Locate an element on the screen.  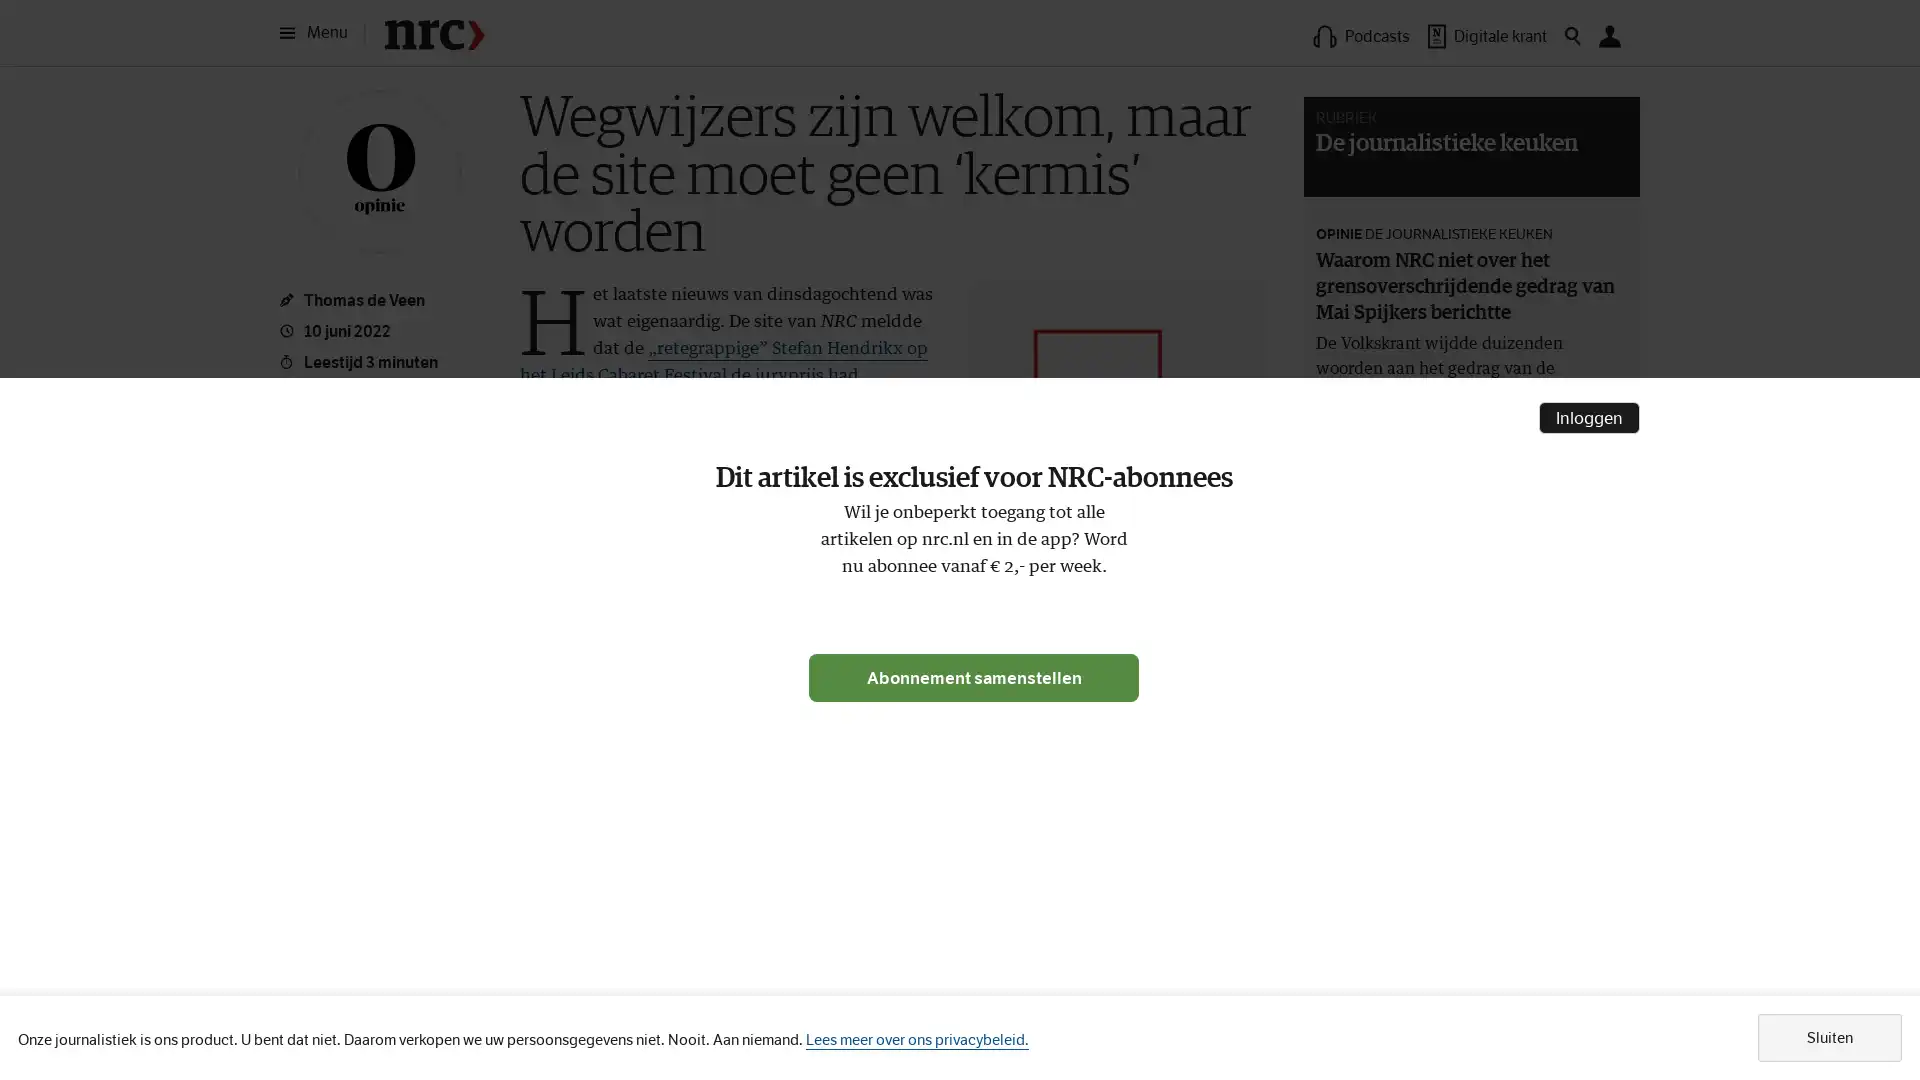
Meer opties is located at coordinates (411, 471).